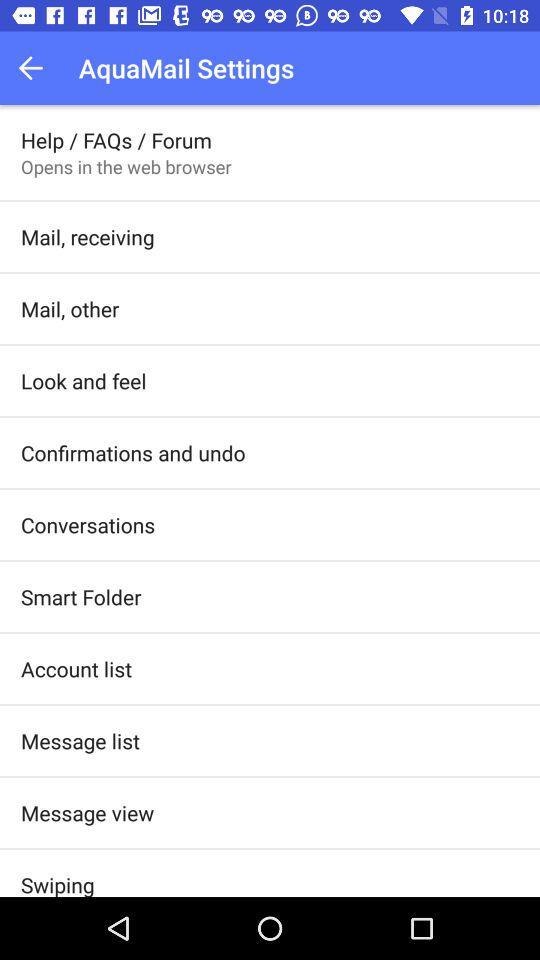 Image resolution: width=540 pixels, height=960 pixels. What do you see at coordinates (126, 165) in the screenshot?
I see `the item above mail, receiving app` at bounding box center [126, 165].